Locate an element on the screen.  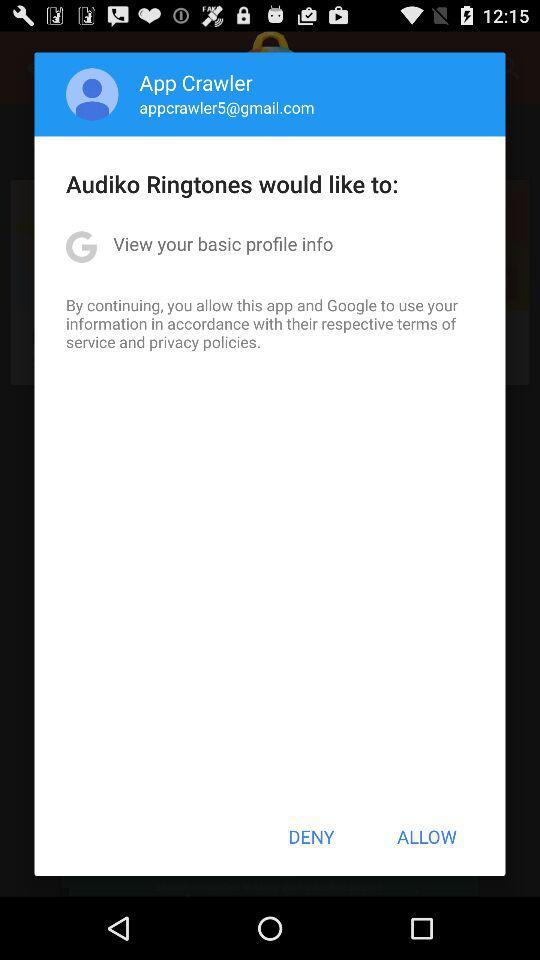
the deny button is located at coordinates (311, 836).